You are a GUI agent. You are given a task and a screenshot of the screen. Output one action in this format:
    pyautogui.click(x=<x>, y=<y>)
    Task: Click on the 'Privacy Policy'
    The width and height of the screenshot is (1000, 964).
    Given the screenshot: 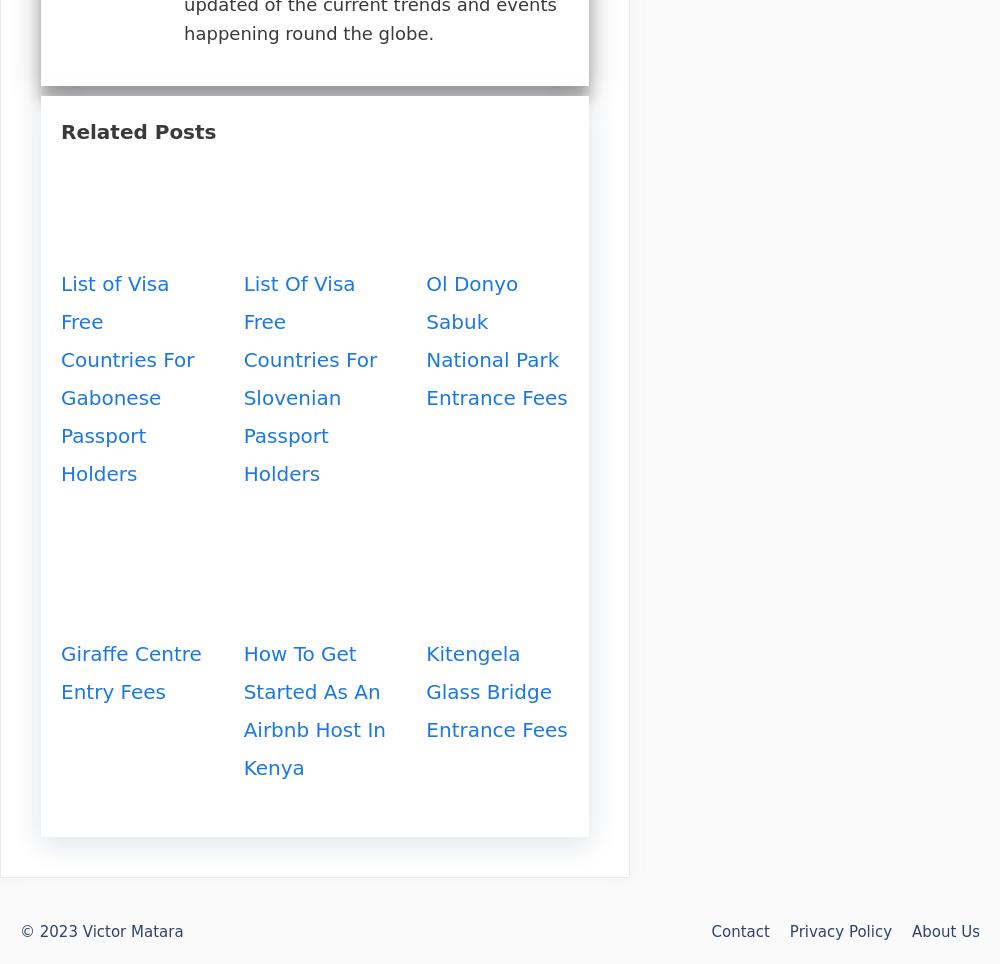 What is the action you would take?
    pyautogui.click(x=839, y=931)
    